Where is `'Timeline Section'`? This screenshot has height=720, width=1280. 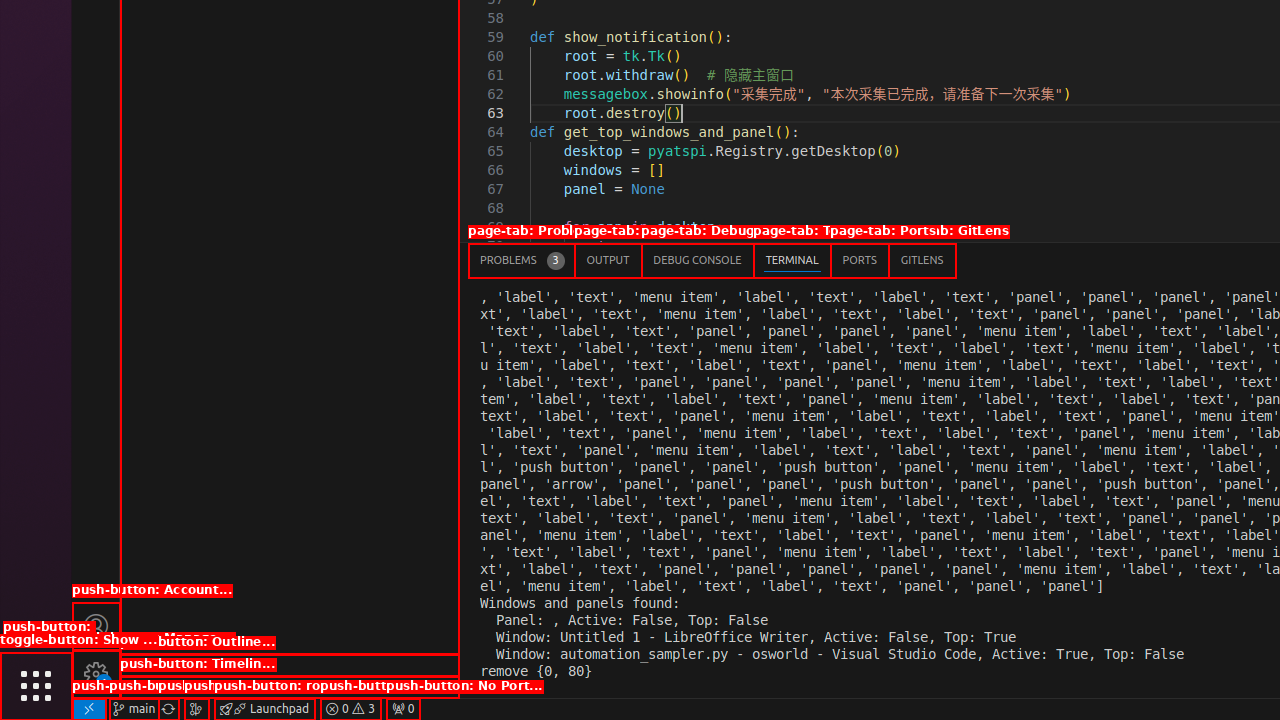 'Timeline Section' is located at coordinates (288, 686).